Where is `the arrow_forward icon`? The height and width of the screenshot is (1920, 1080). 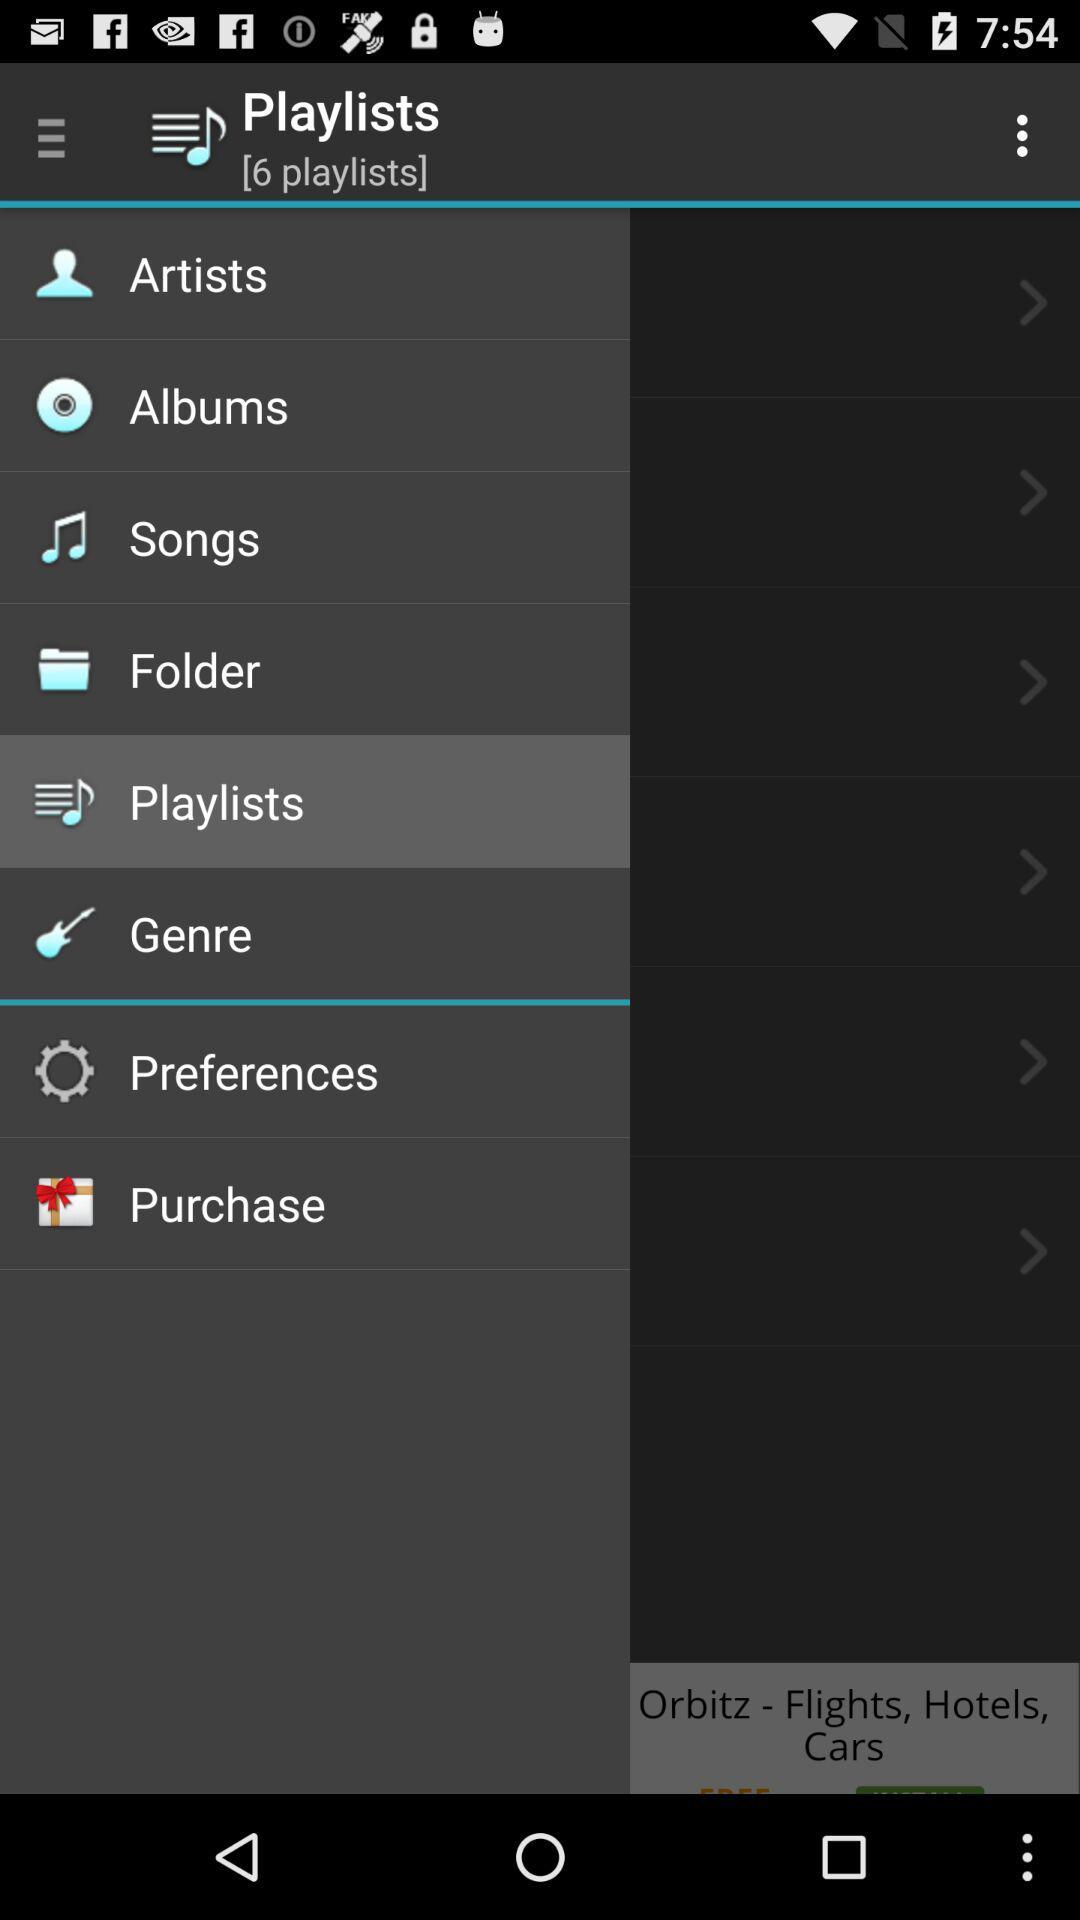
the arrow_forward icon is located at coordinates (993, 1135).